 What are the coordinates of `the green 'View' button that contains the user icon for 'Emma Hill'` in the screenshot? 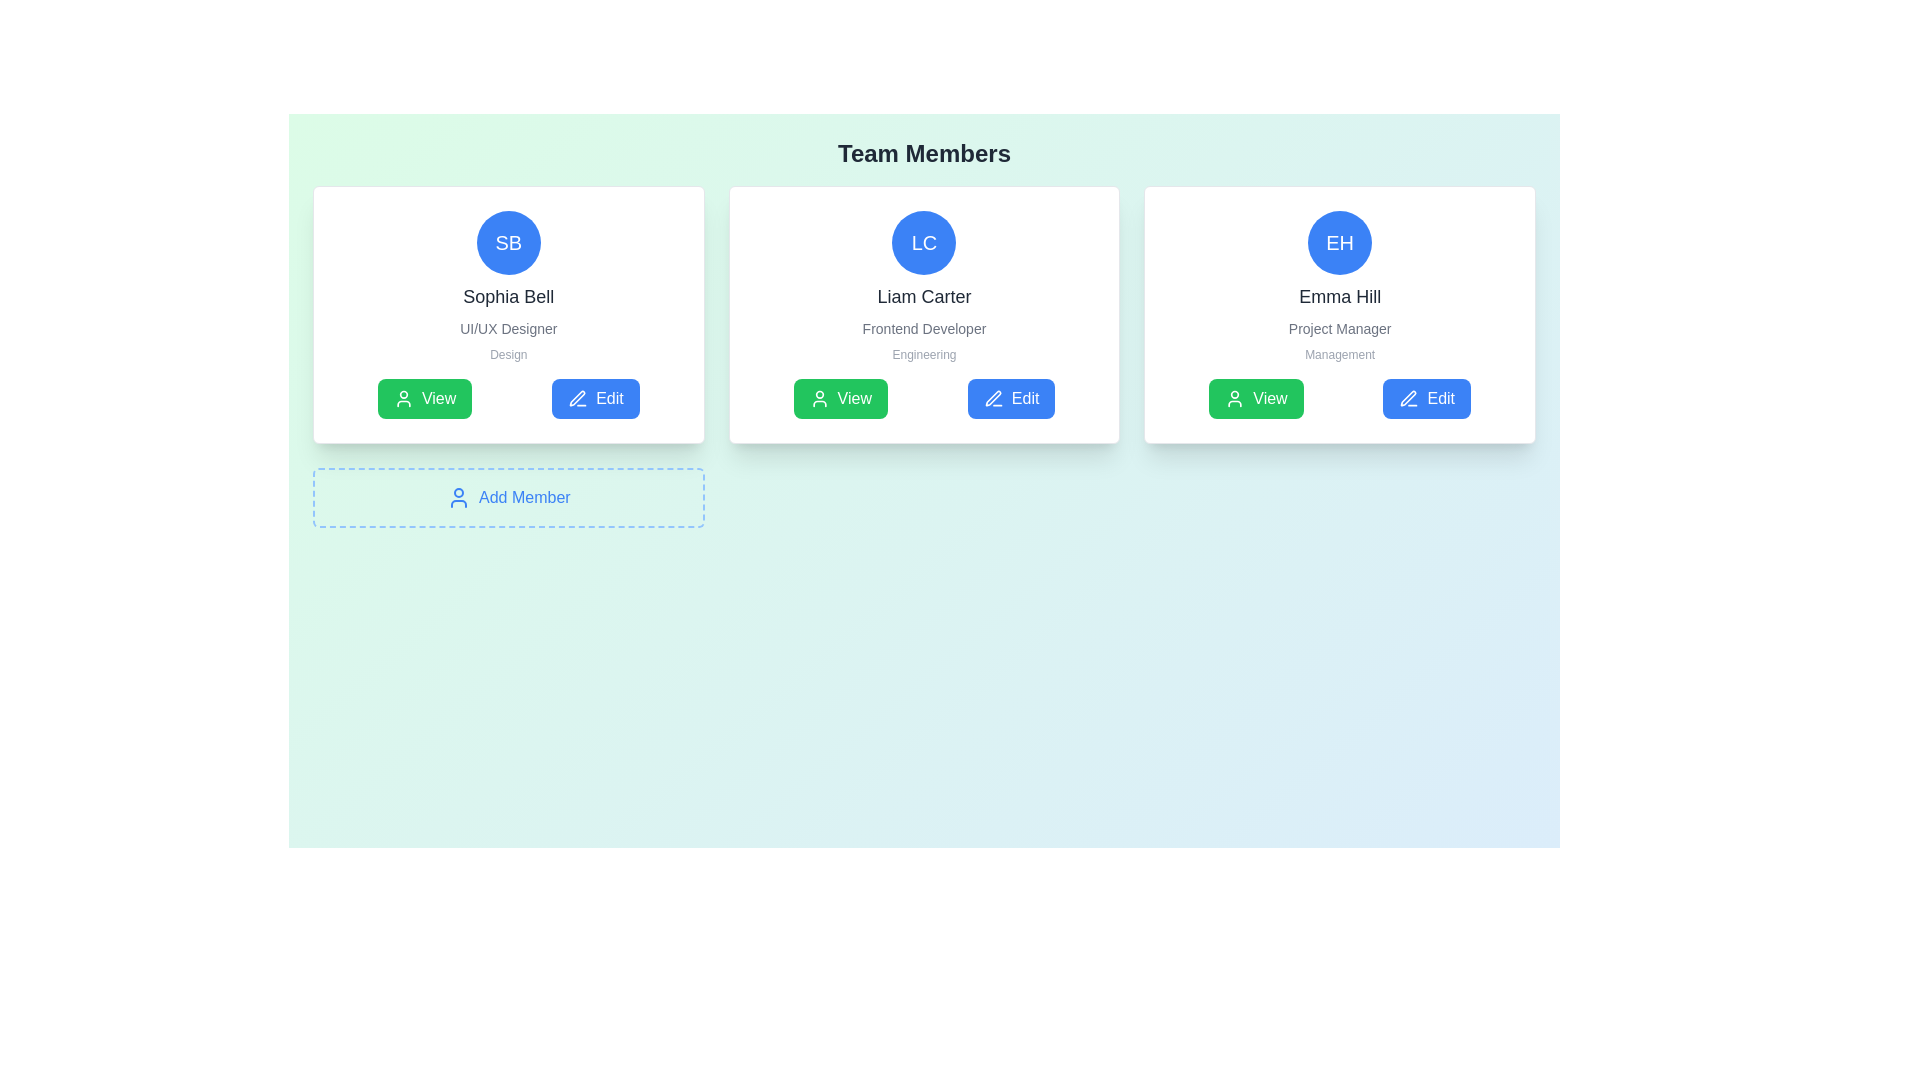 It's located at (1234, 398).